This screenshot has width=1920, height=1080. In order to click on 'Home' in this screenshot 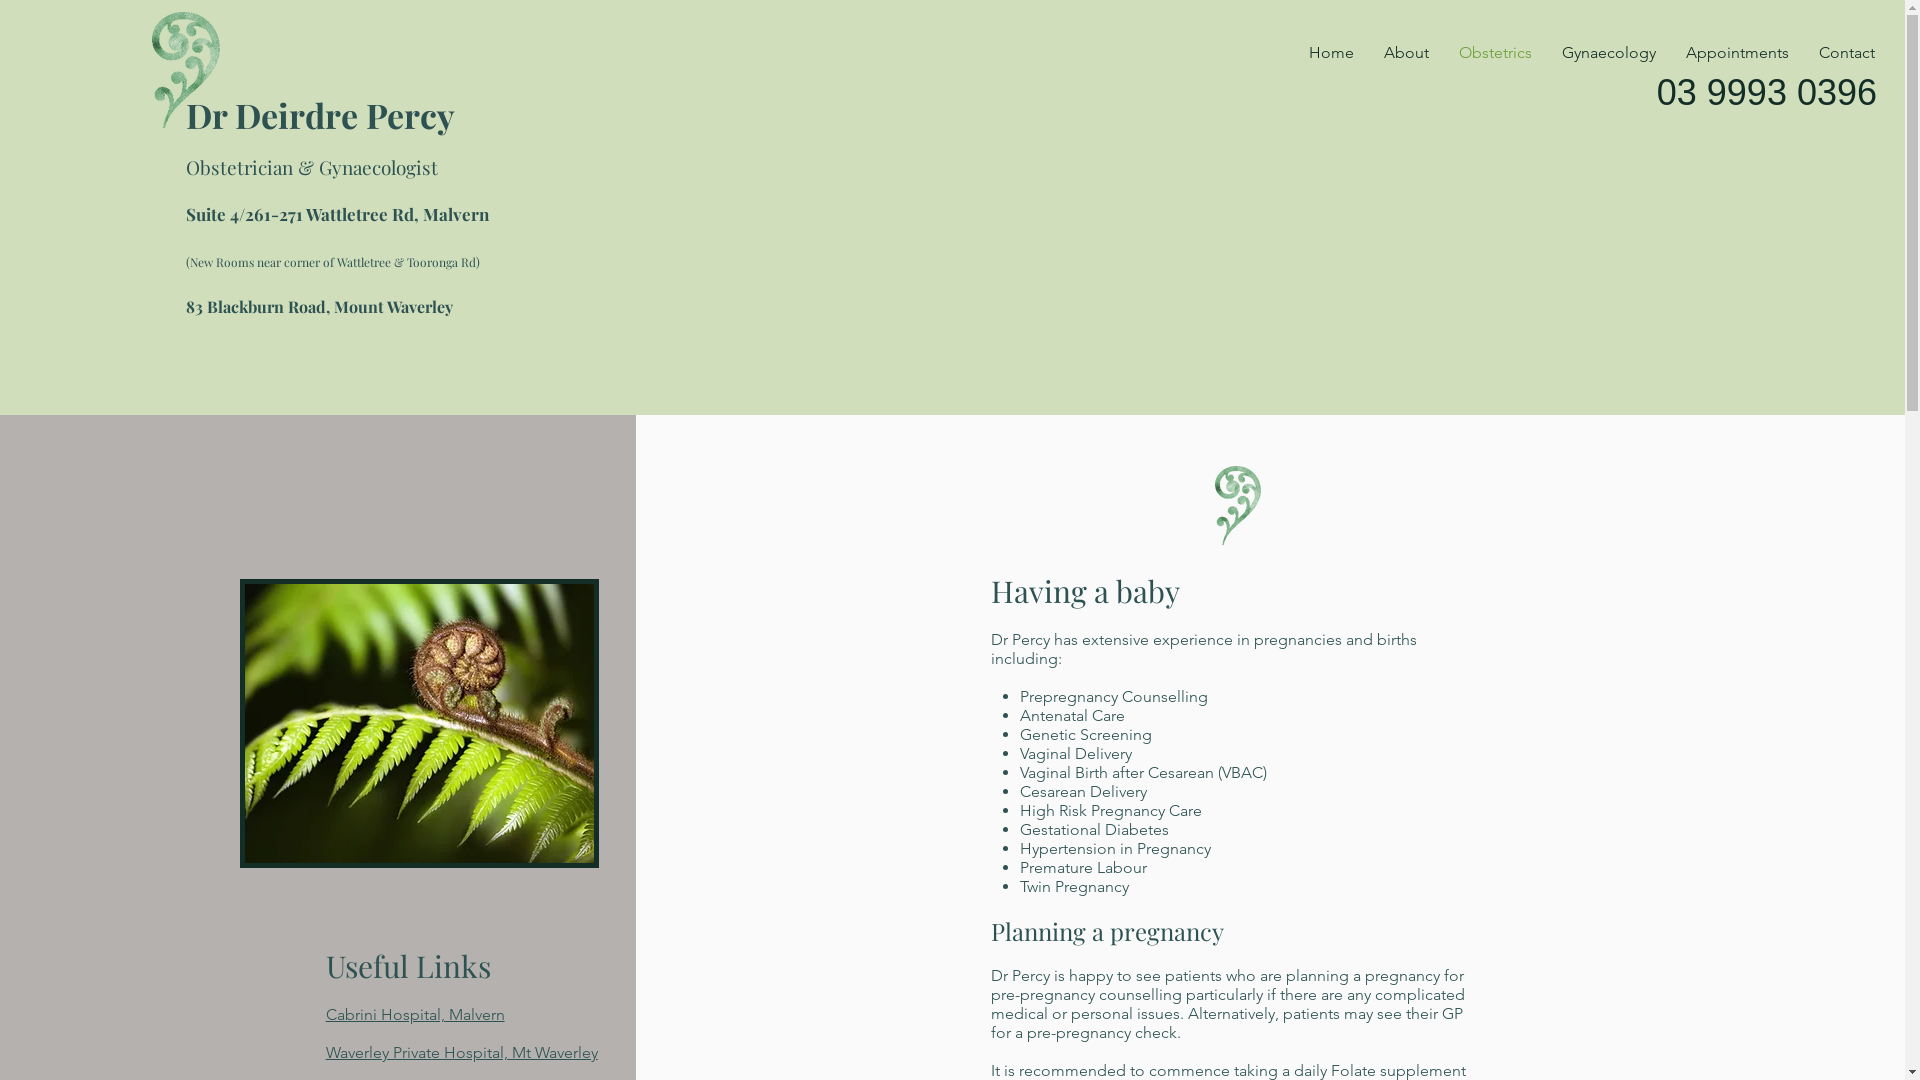, I will do `click(1331, 52)`.